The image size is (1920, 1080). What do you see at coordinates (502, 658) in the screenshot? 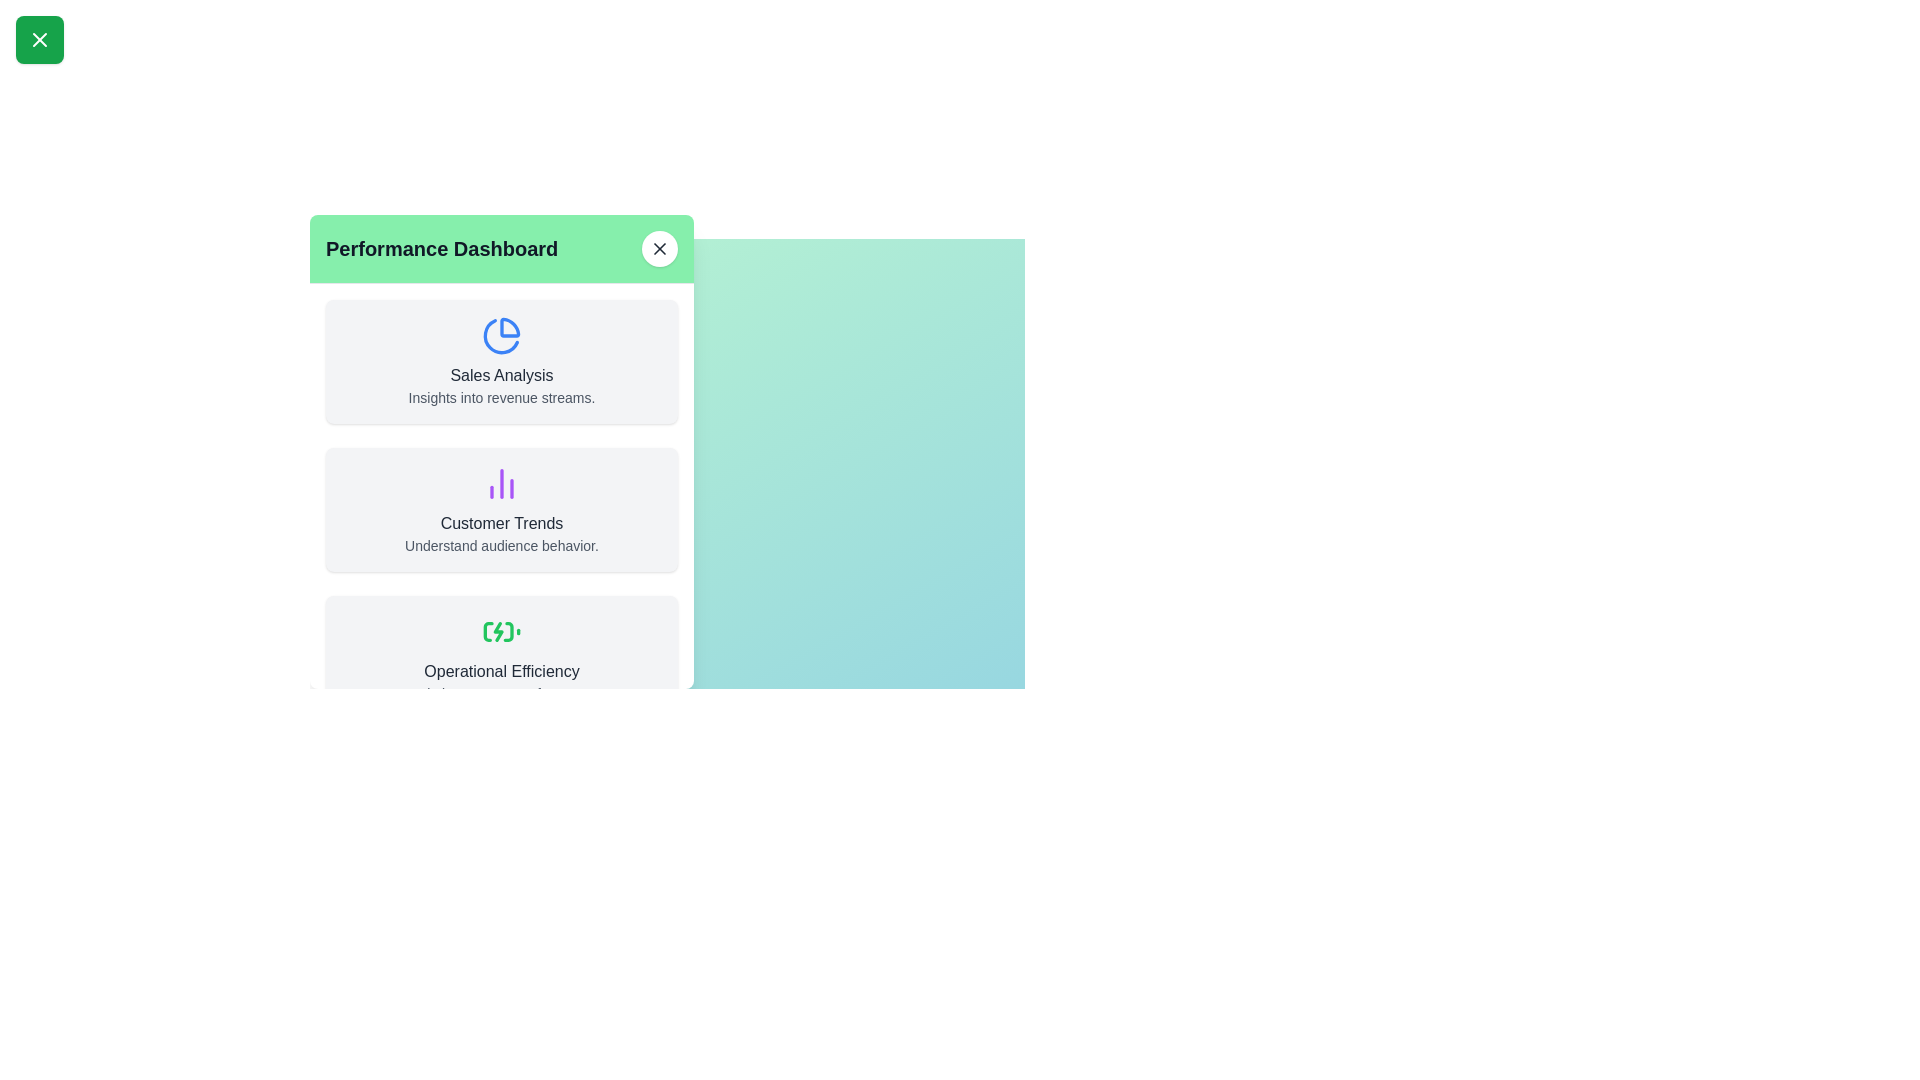
I see `the Informational Card that has a light gray background, rounded corners, and contains the battery icon along with the text 'Operational Efficiency' and subtitle 'Optimize process performance'. This card is the third in a list of three and is centered horizontally` at bounding box center [502, 658].